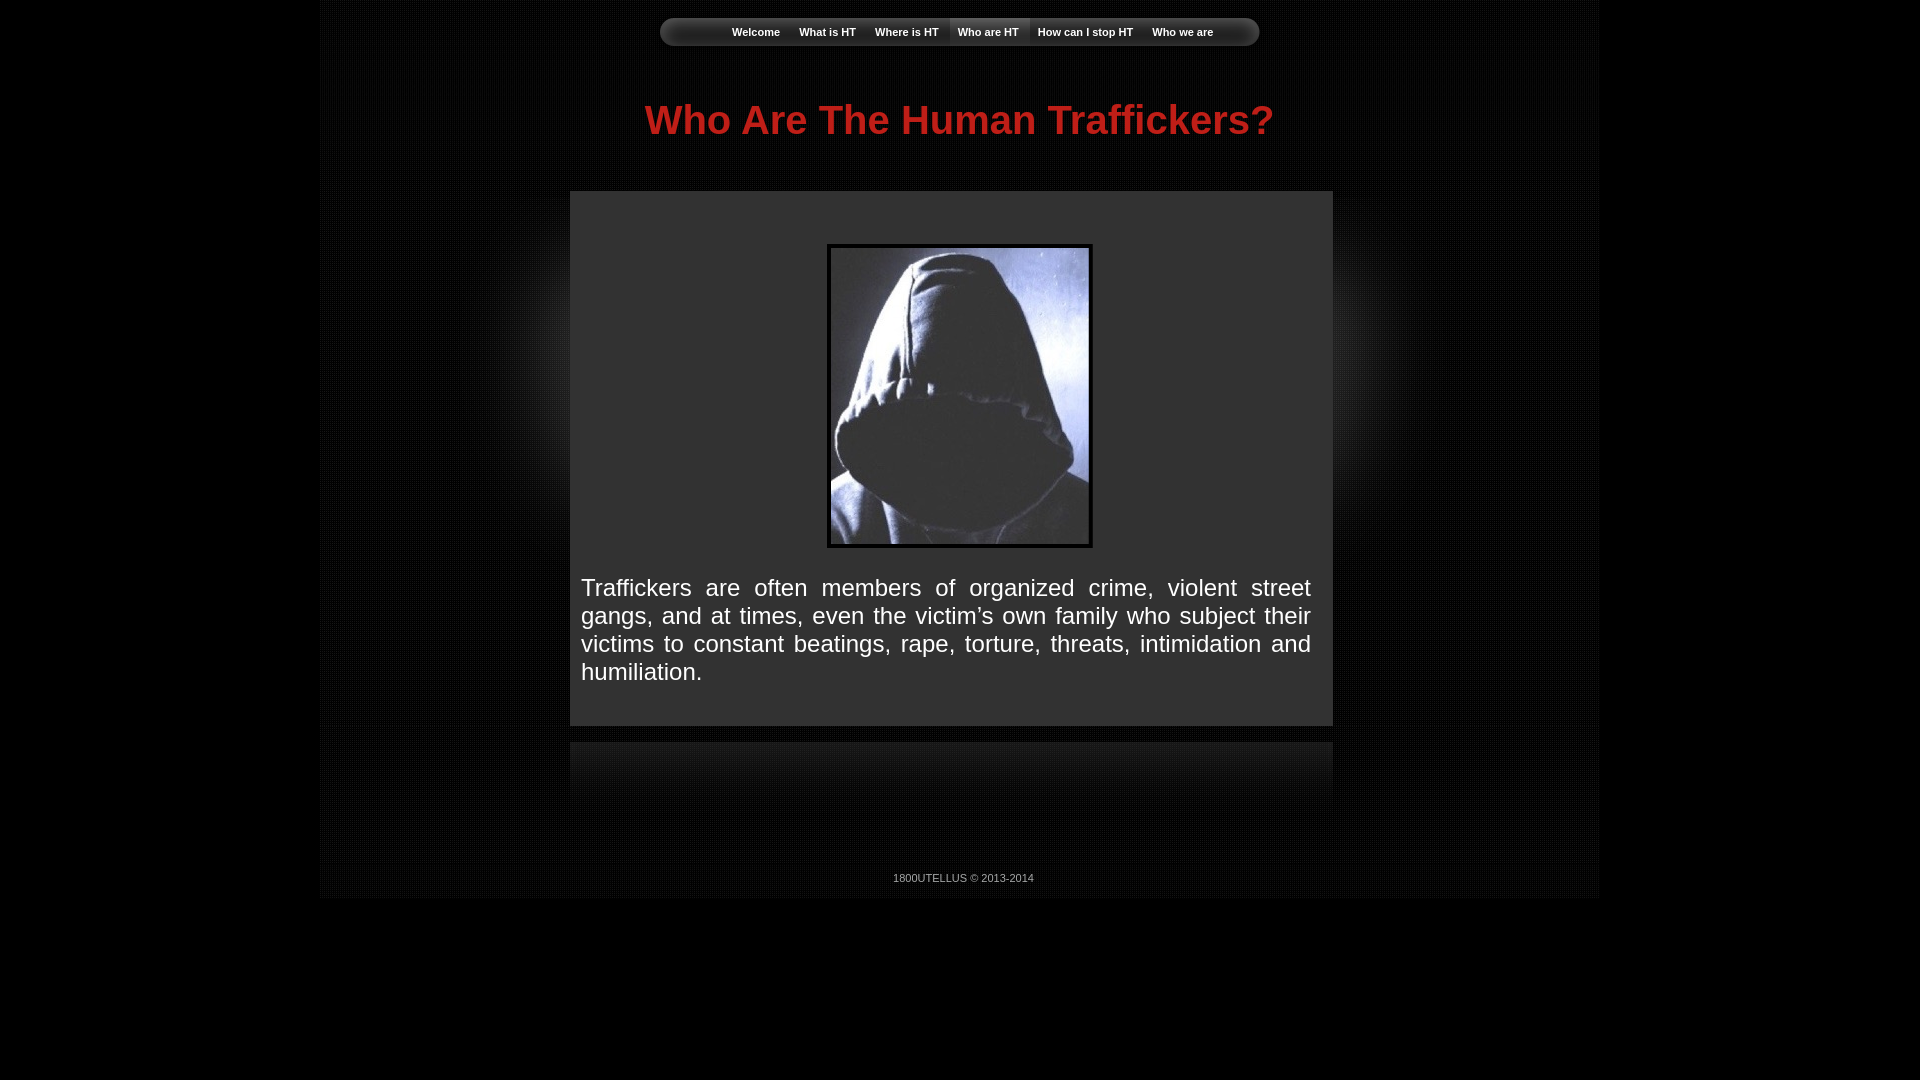  I want to click on 'Who we are', so click(1182, 31).